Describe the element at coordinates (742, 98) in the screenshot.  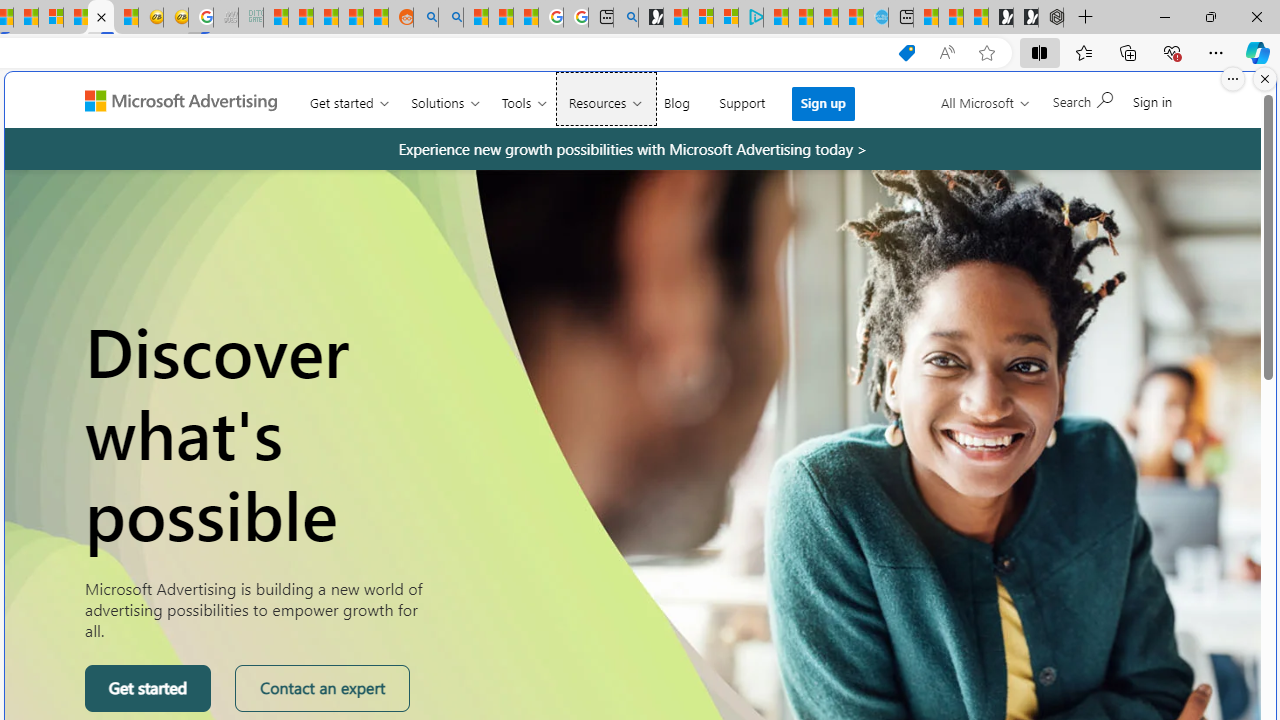
I see `'Support'` at that location.